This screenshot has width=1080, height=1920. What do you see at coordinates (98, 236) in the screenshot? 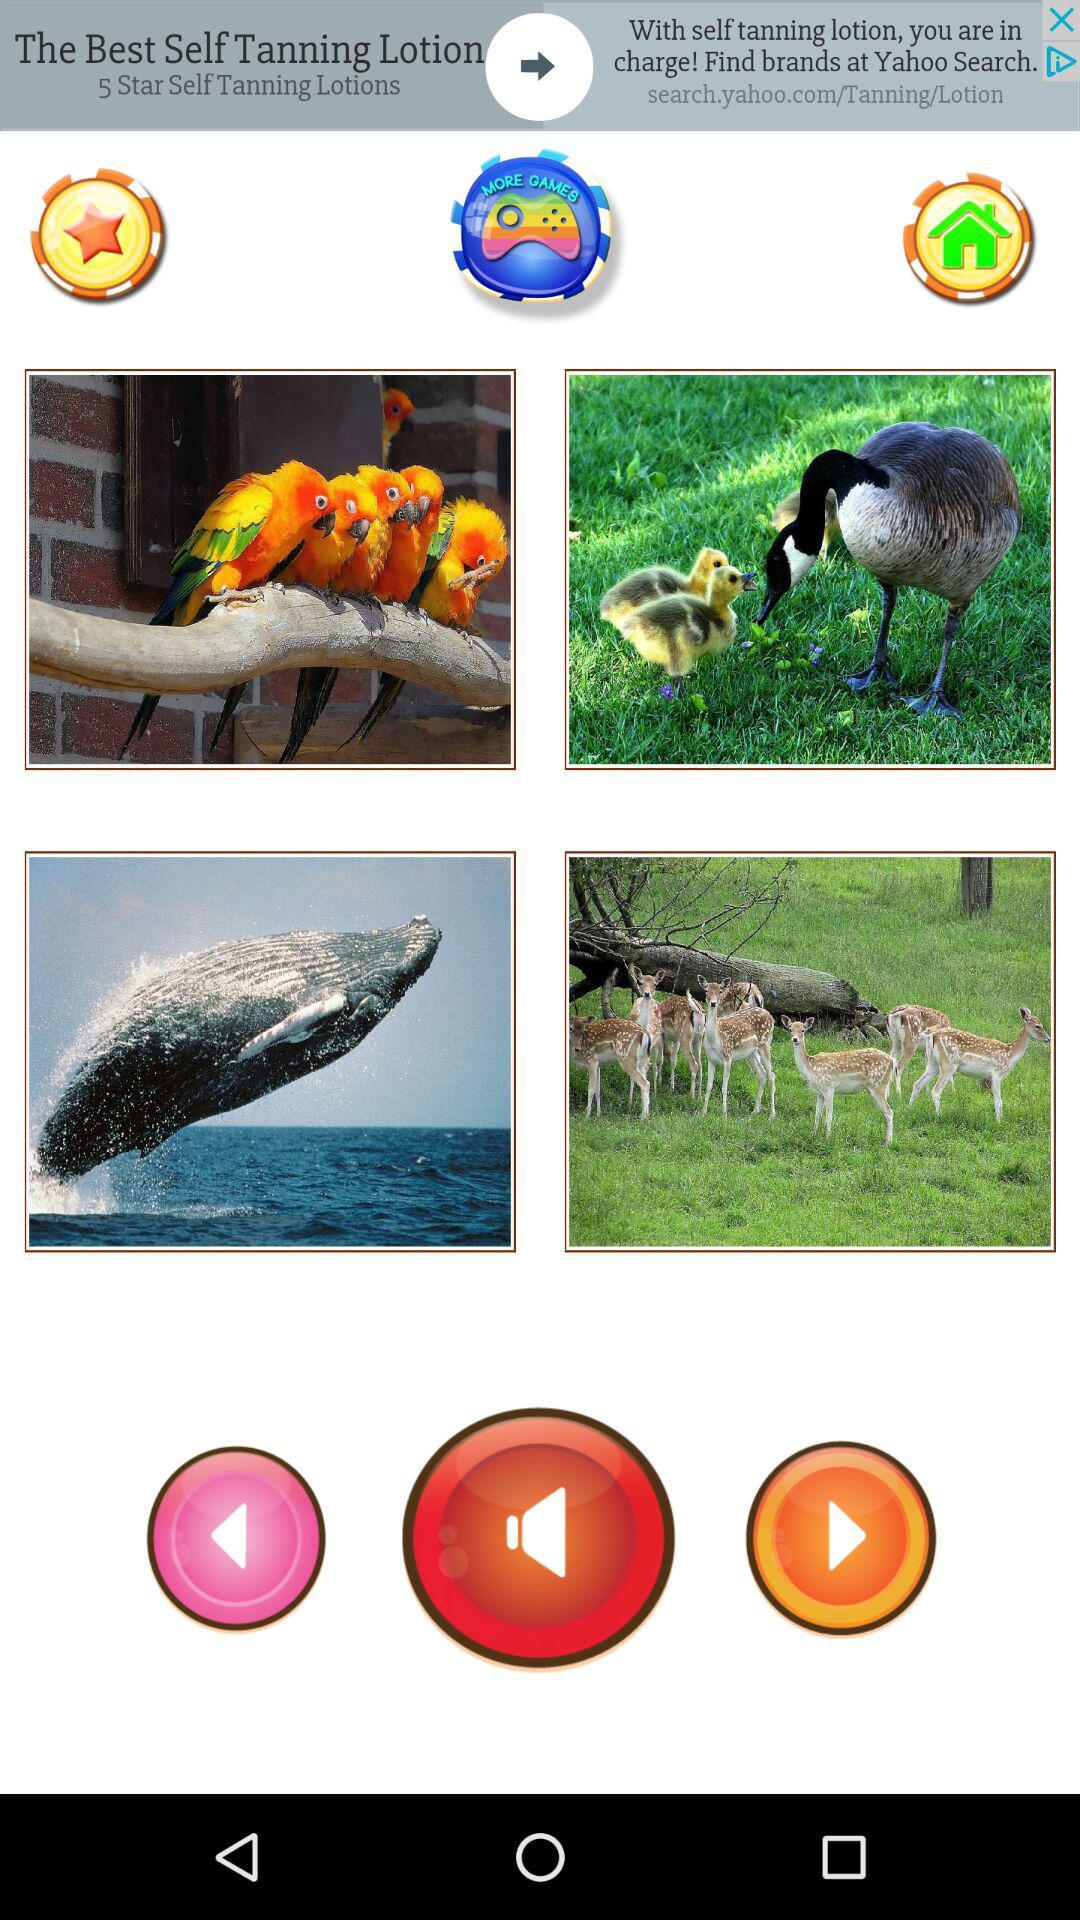
I see `advertisement favardice` at bounding box center [98, 236].